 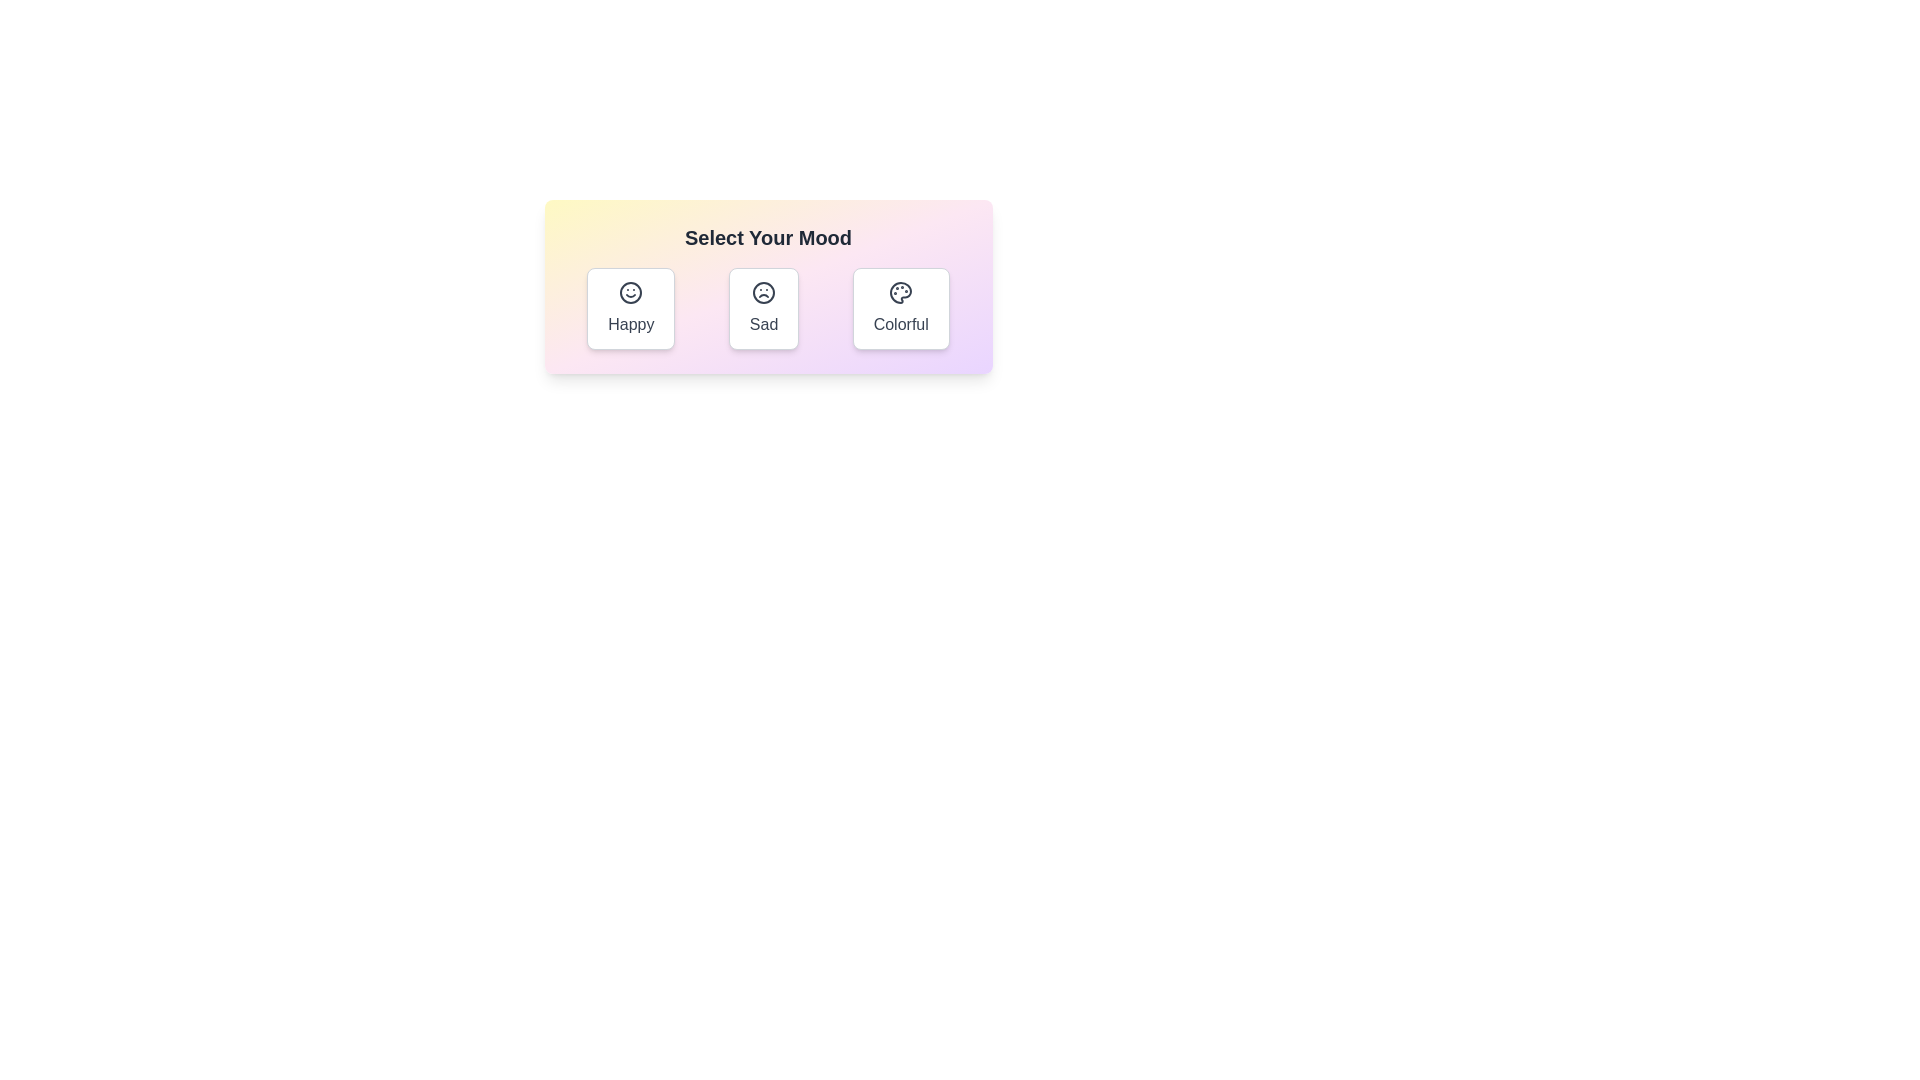 What do you see at coordinates (762, 308) in the screenshot?
I see `the mood button labeled Sad` at bounding box center [762, 308].